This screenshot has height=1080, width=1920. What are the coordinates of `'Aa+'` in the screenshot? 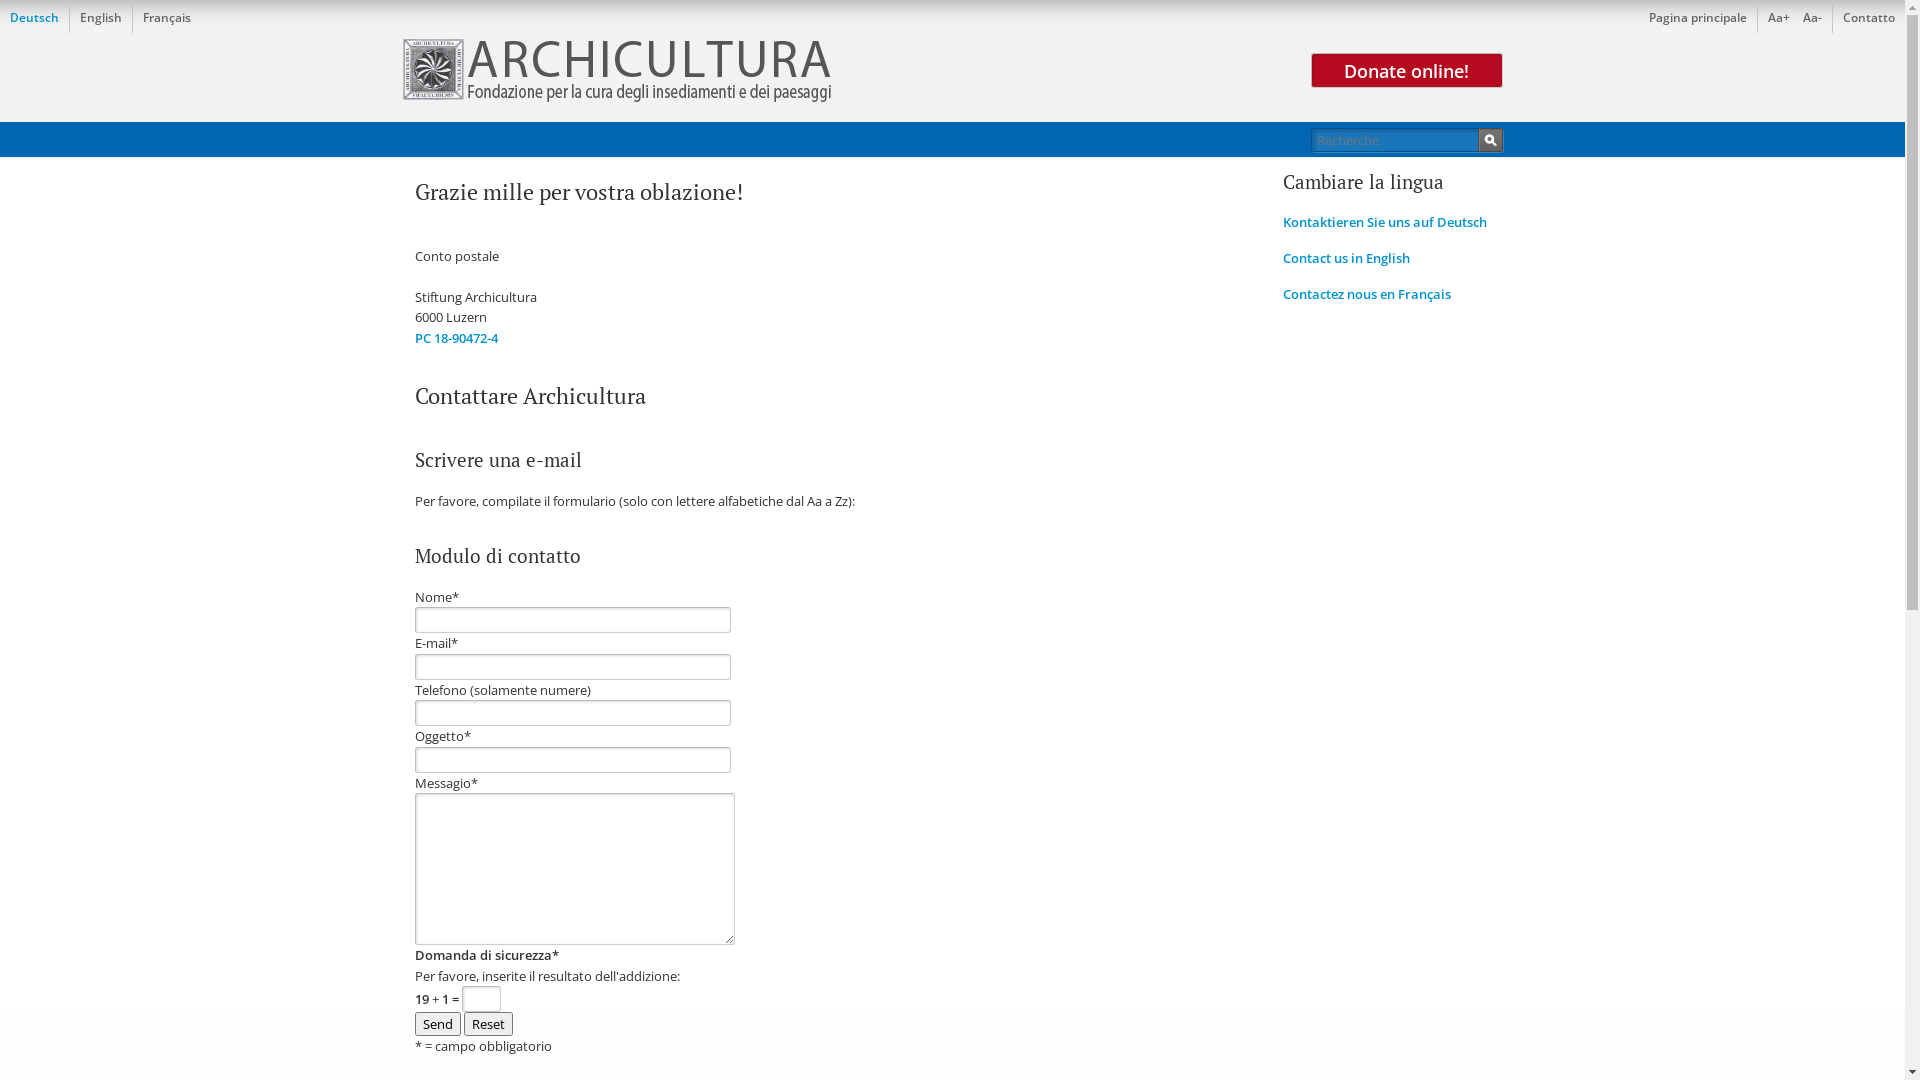 It's located at (1779, 18).